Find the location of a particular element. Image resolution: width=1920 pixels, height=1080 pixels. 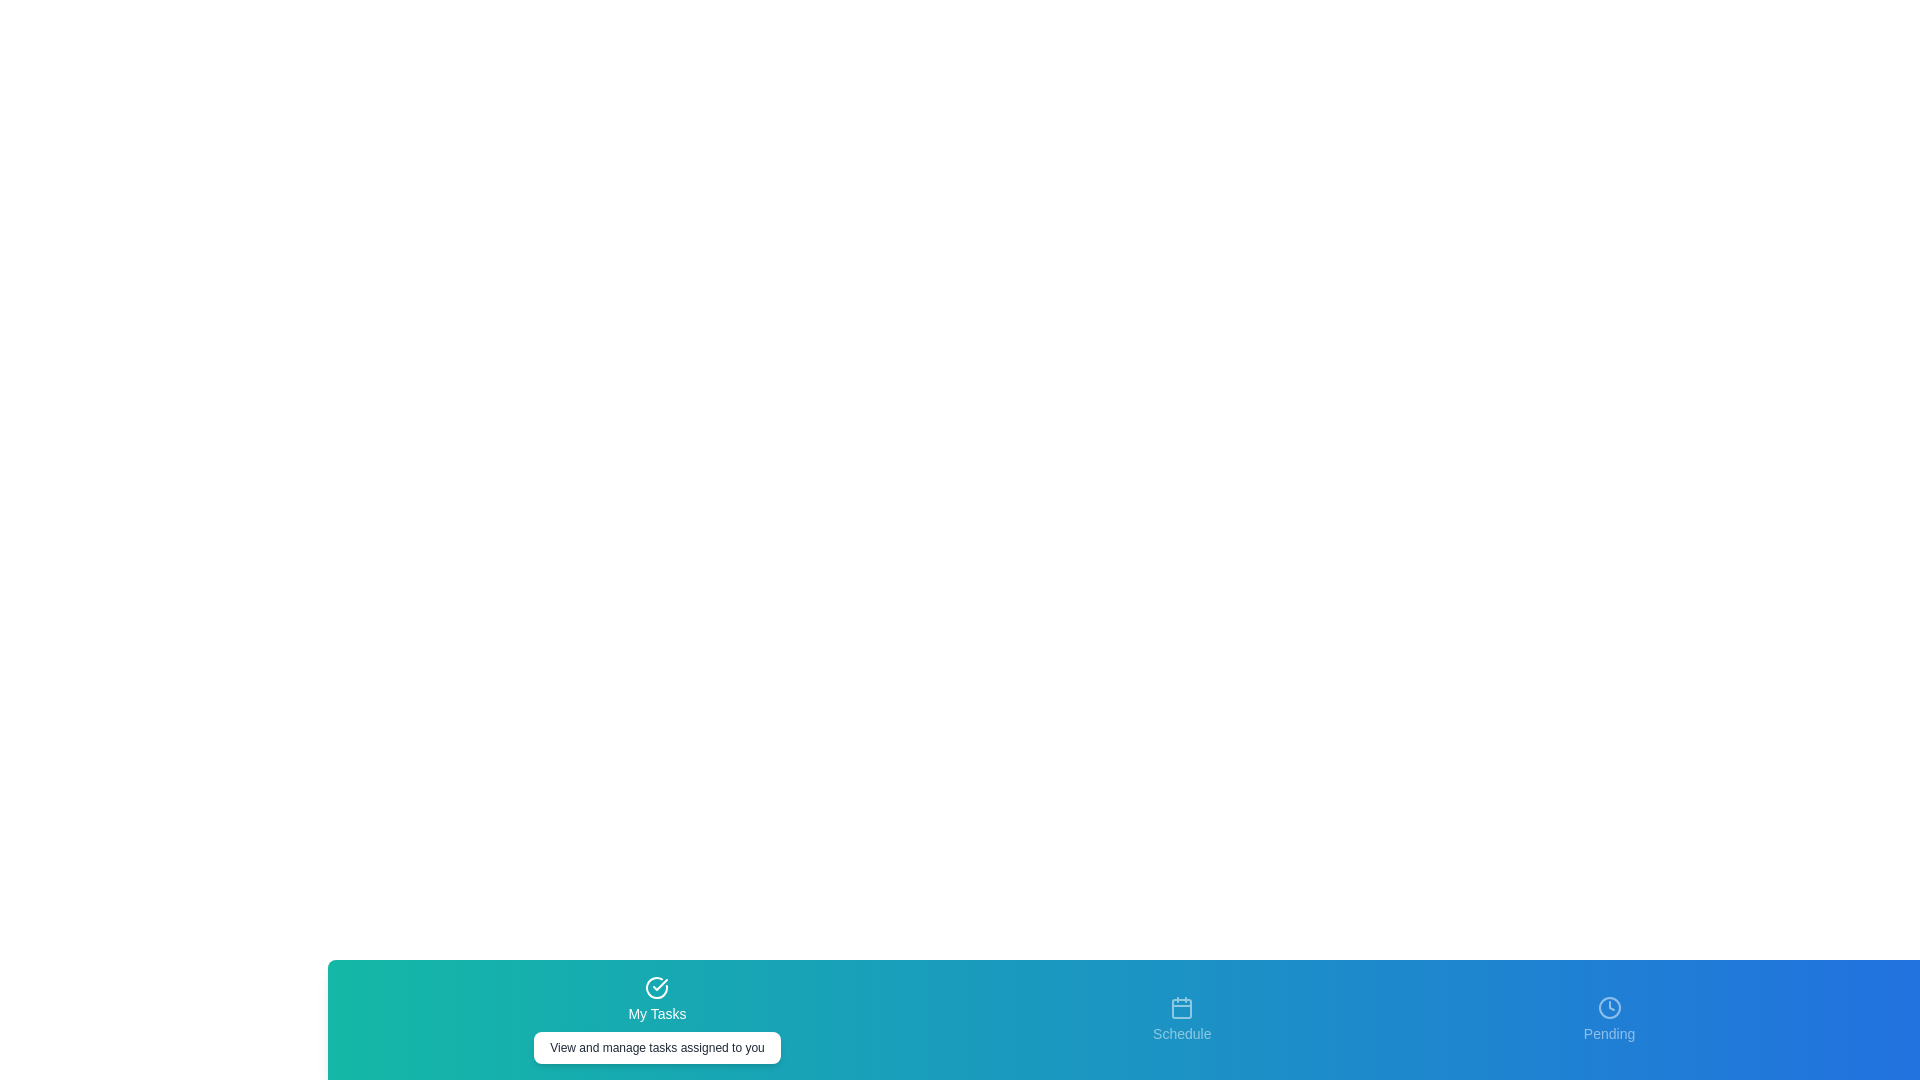

the tab labeled Schedule by clicking on its icon or label is located at coordinates (1182, 1019).